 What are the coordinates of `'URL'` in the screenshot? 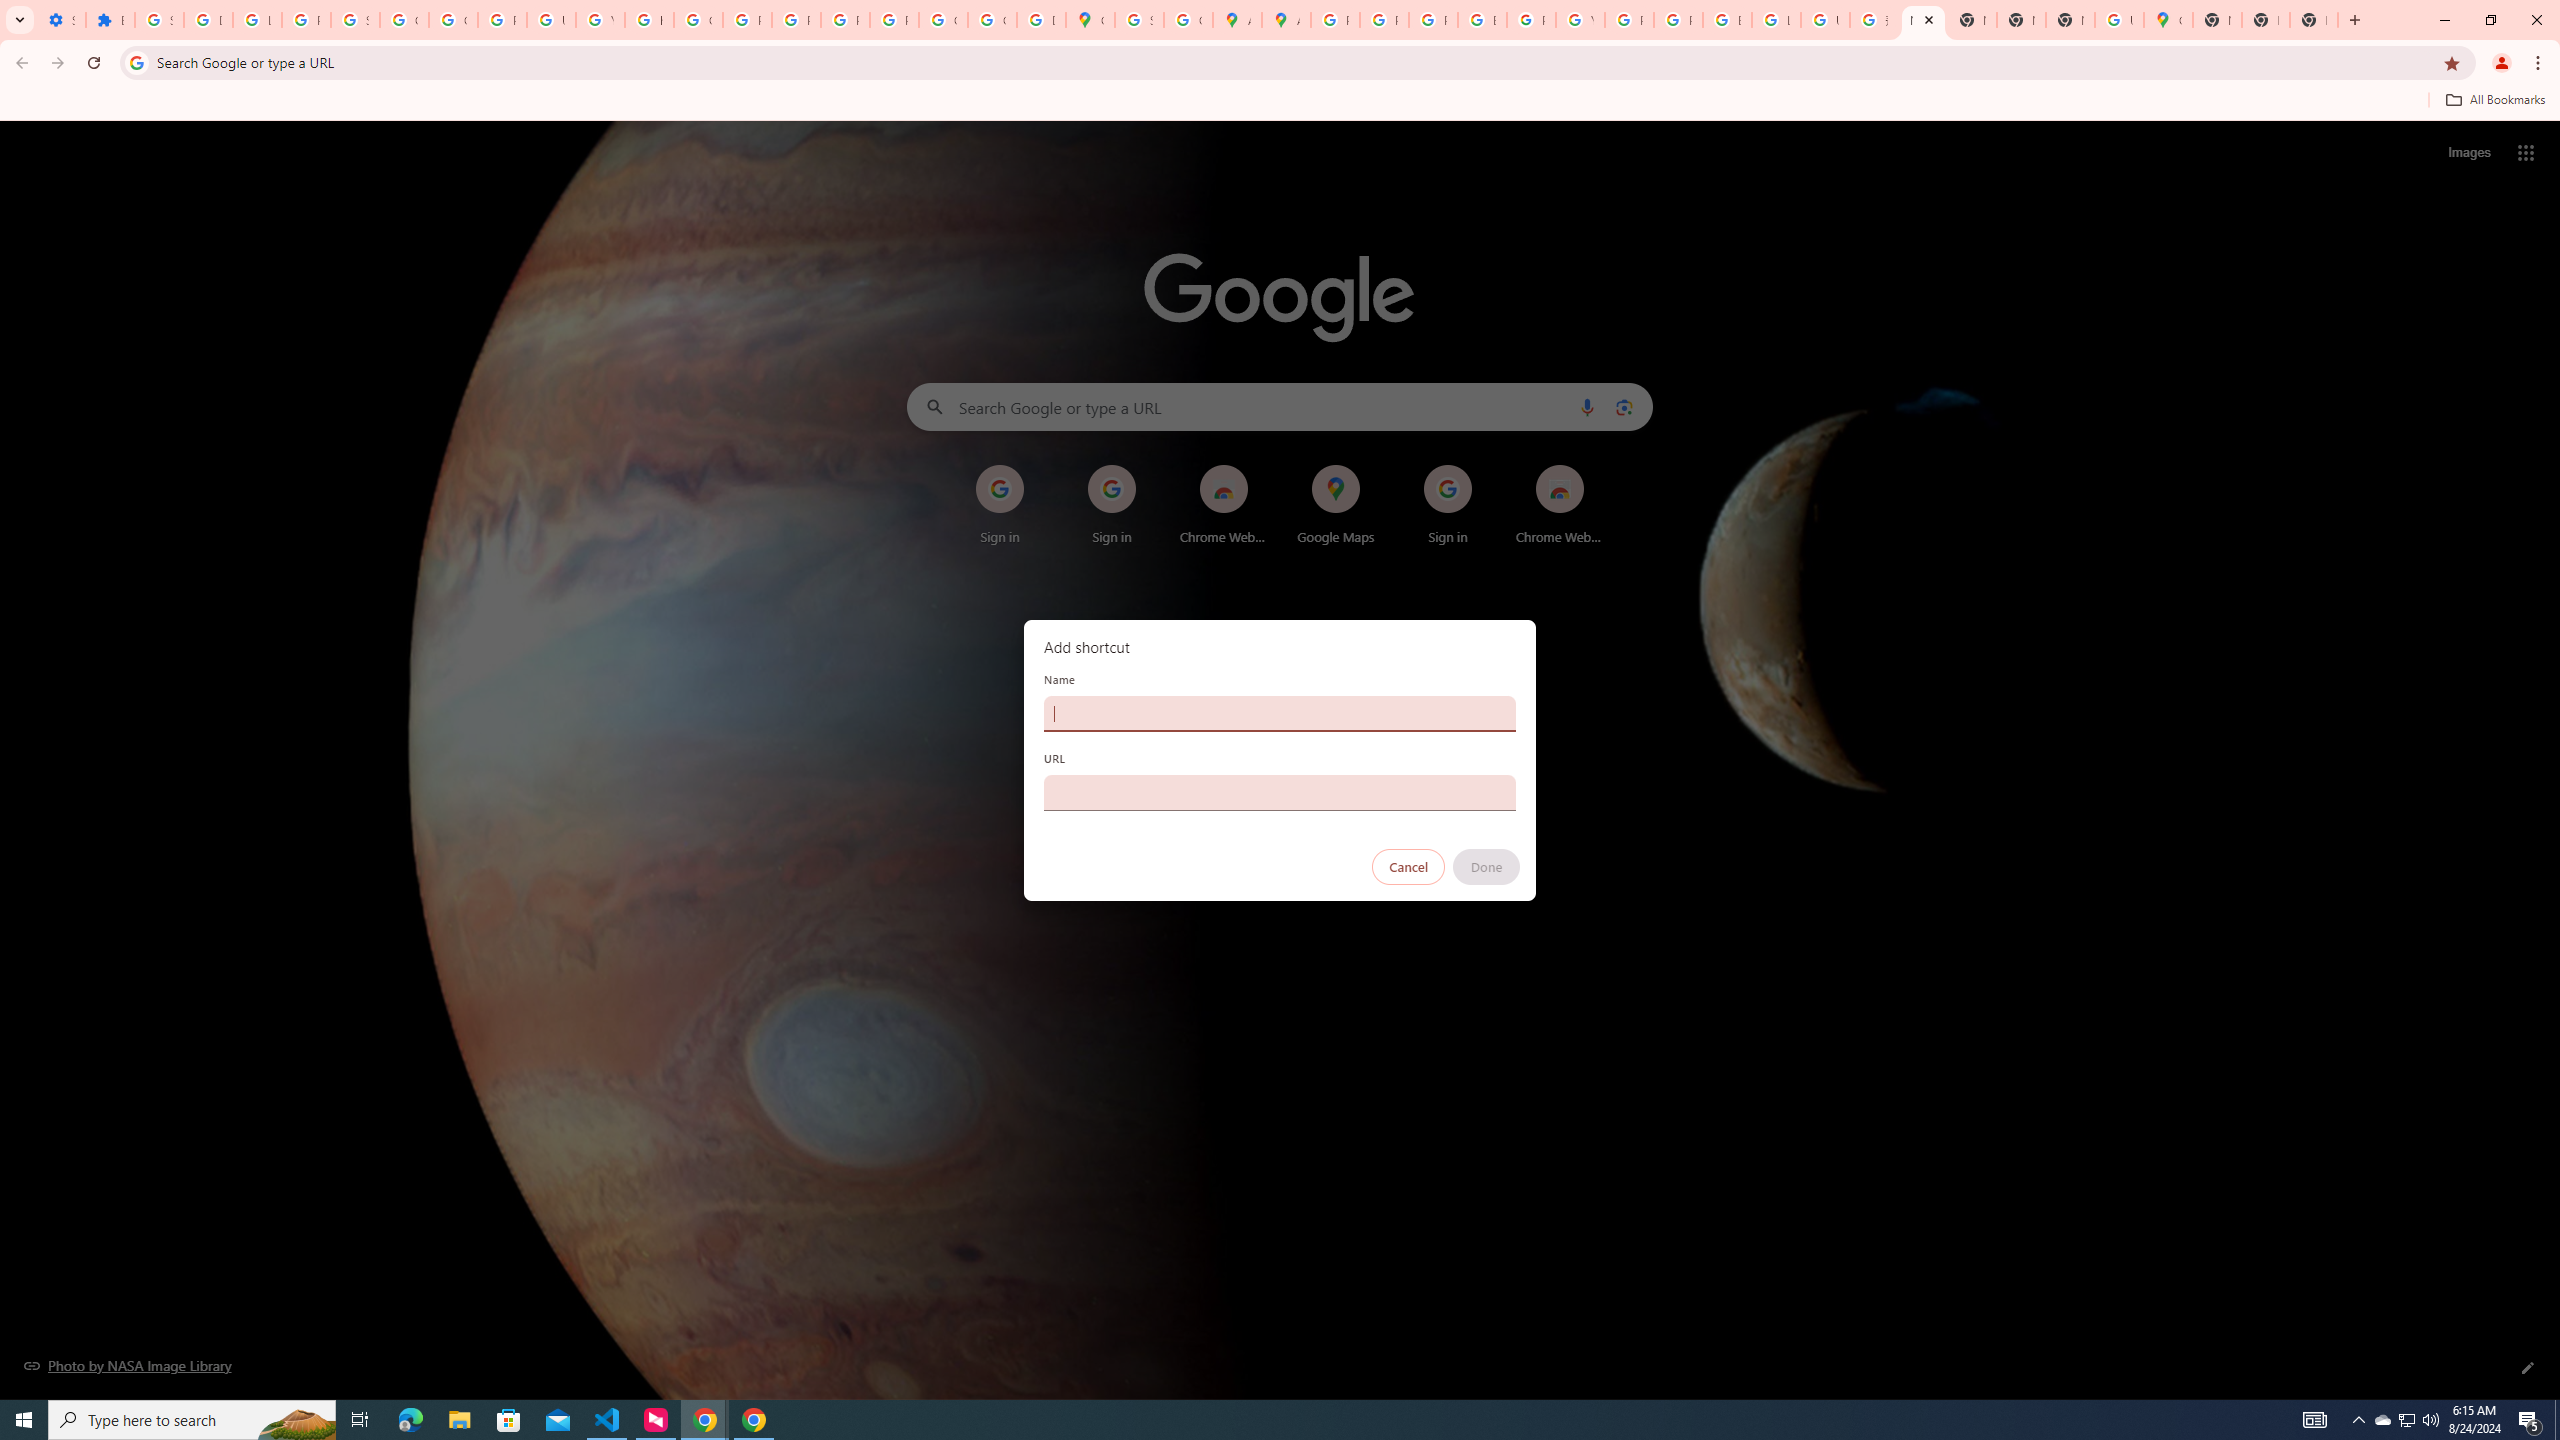 It's located at (1280, 792).